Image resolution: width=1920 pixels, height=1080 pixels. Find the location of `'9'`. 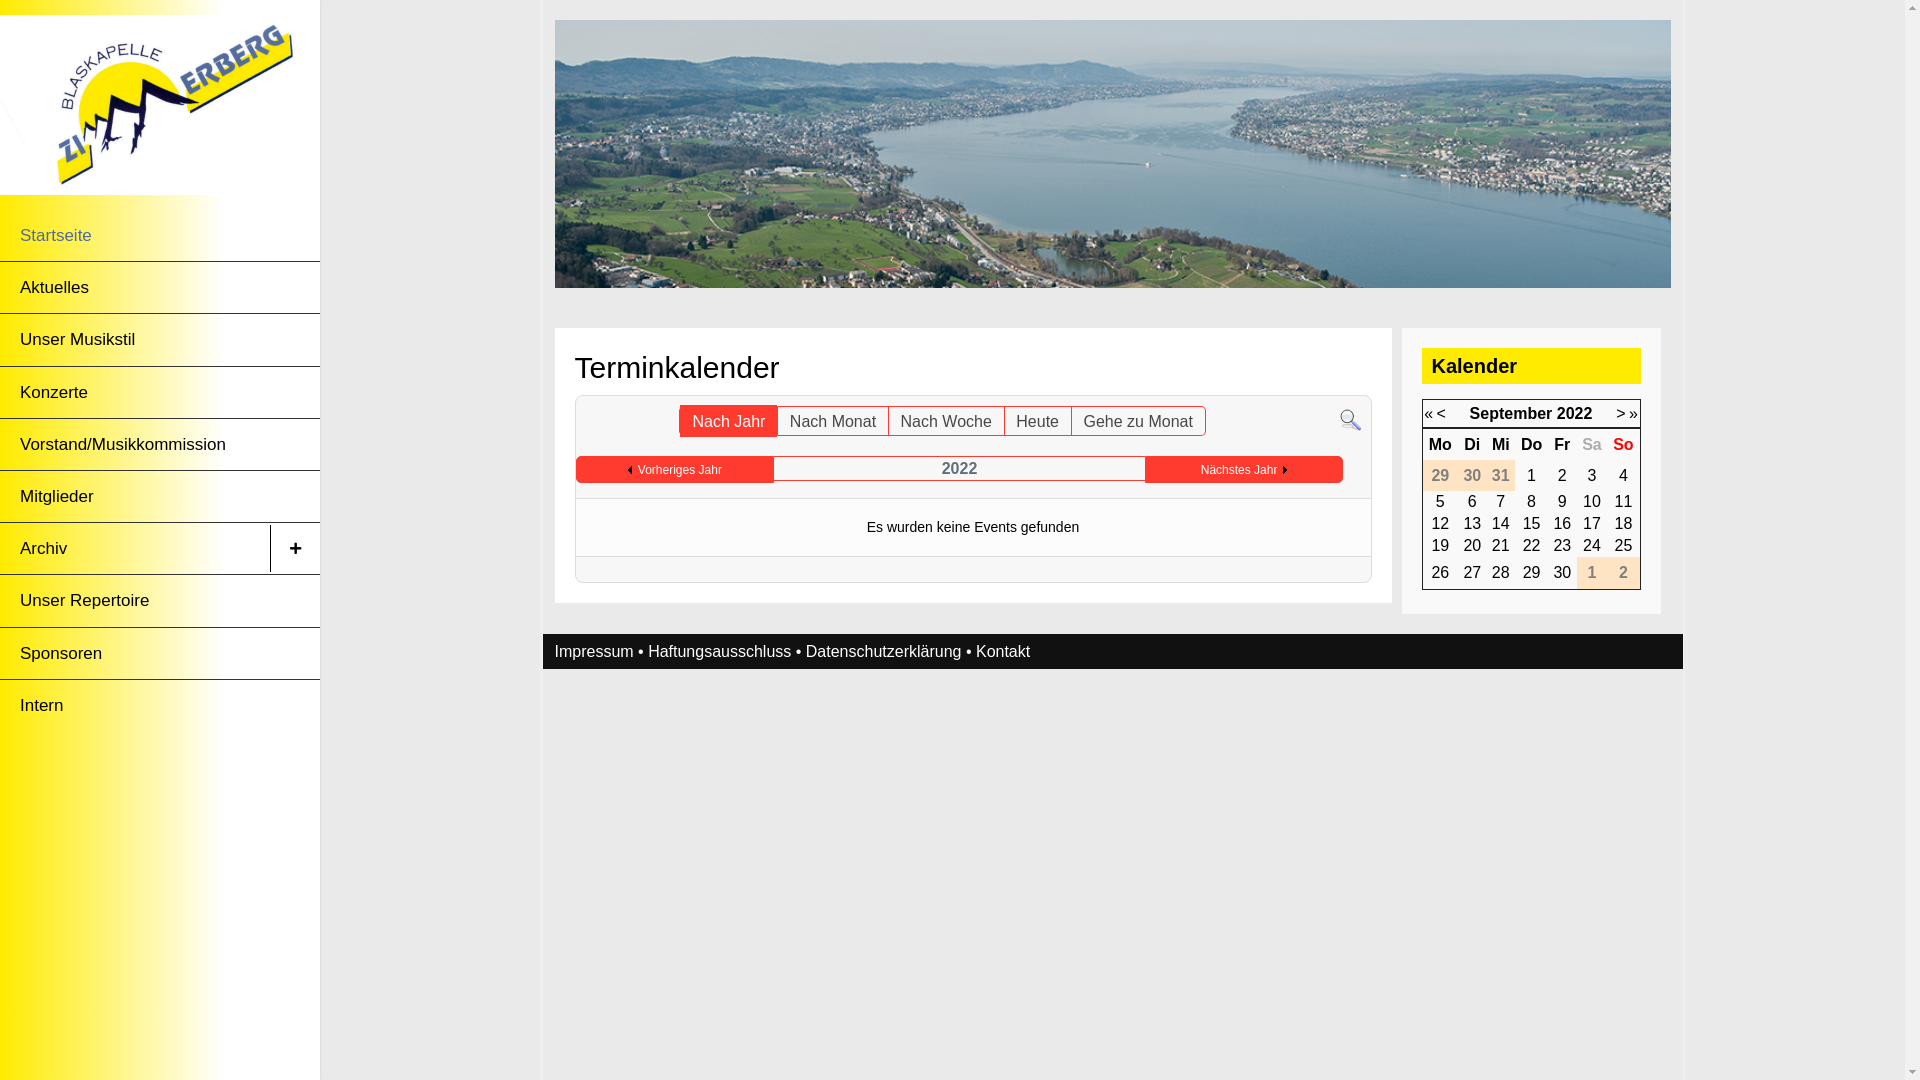

'9' is located at coordinates (1561, 500).